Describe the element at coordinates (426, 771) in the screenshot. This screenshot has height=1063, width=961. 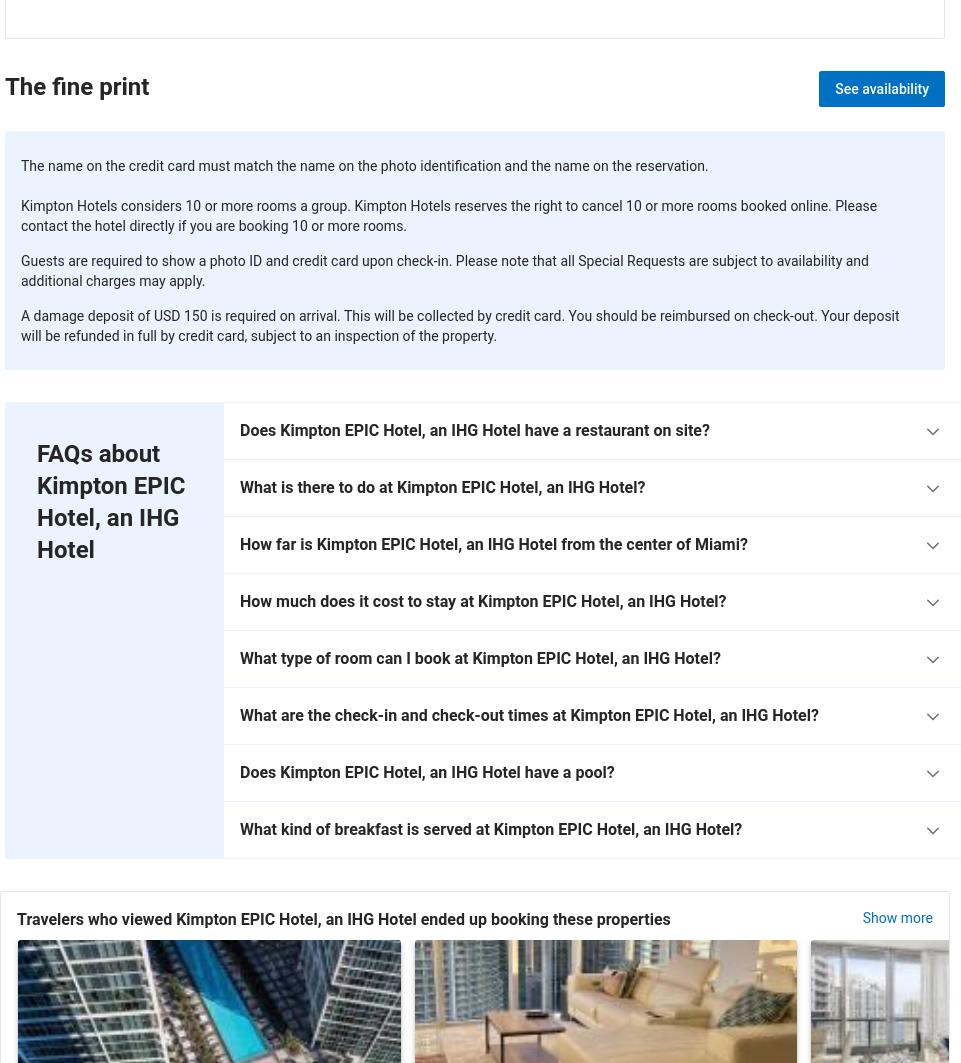
I see `'Does Kimpton EPIC Hotel, an IHG Hotel have a pool?'` at that location.